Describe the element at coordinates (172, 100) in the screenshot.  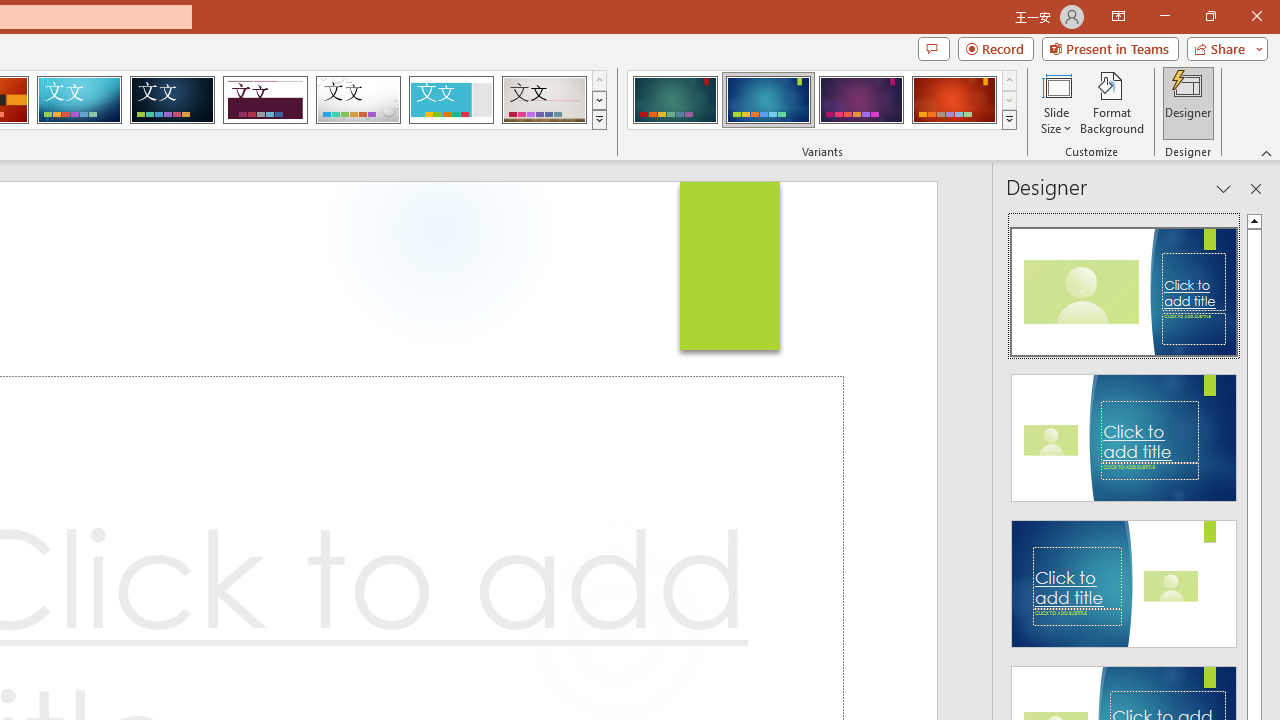
I see `'Damask Loading Preview...'` at that location.